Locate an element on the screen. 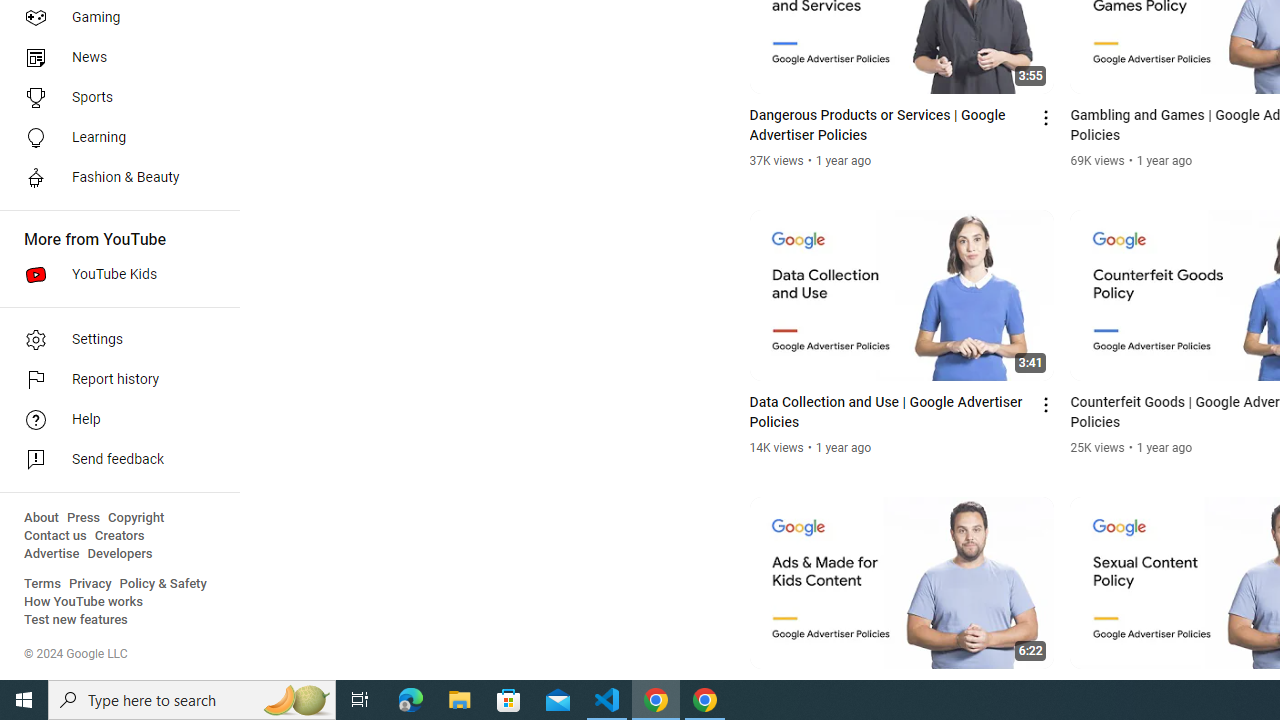 The width and height of the screenshot is (1280, 720). 'Privacy' is located at coordinates (89, 584).